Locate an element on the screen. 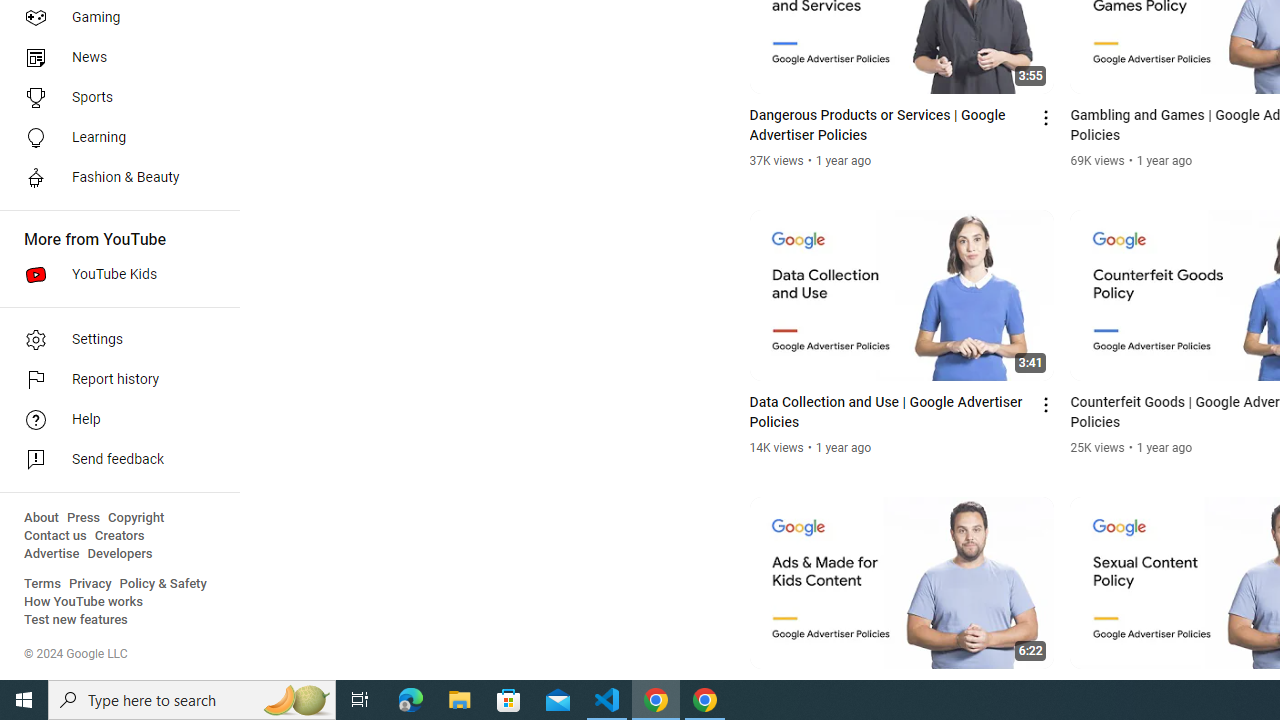 The width and height of the screenshot is (1280, 720). 'Privacy' is located at coordinates (89, 584).